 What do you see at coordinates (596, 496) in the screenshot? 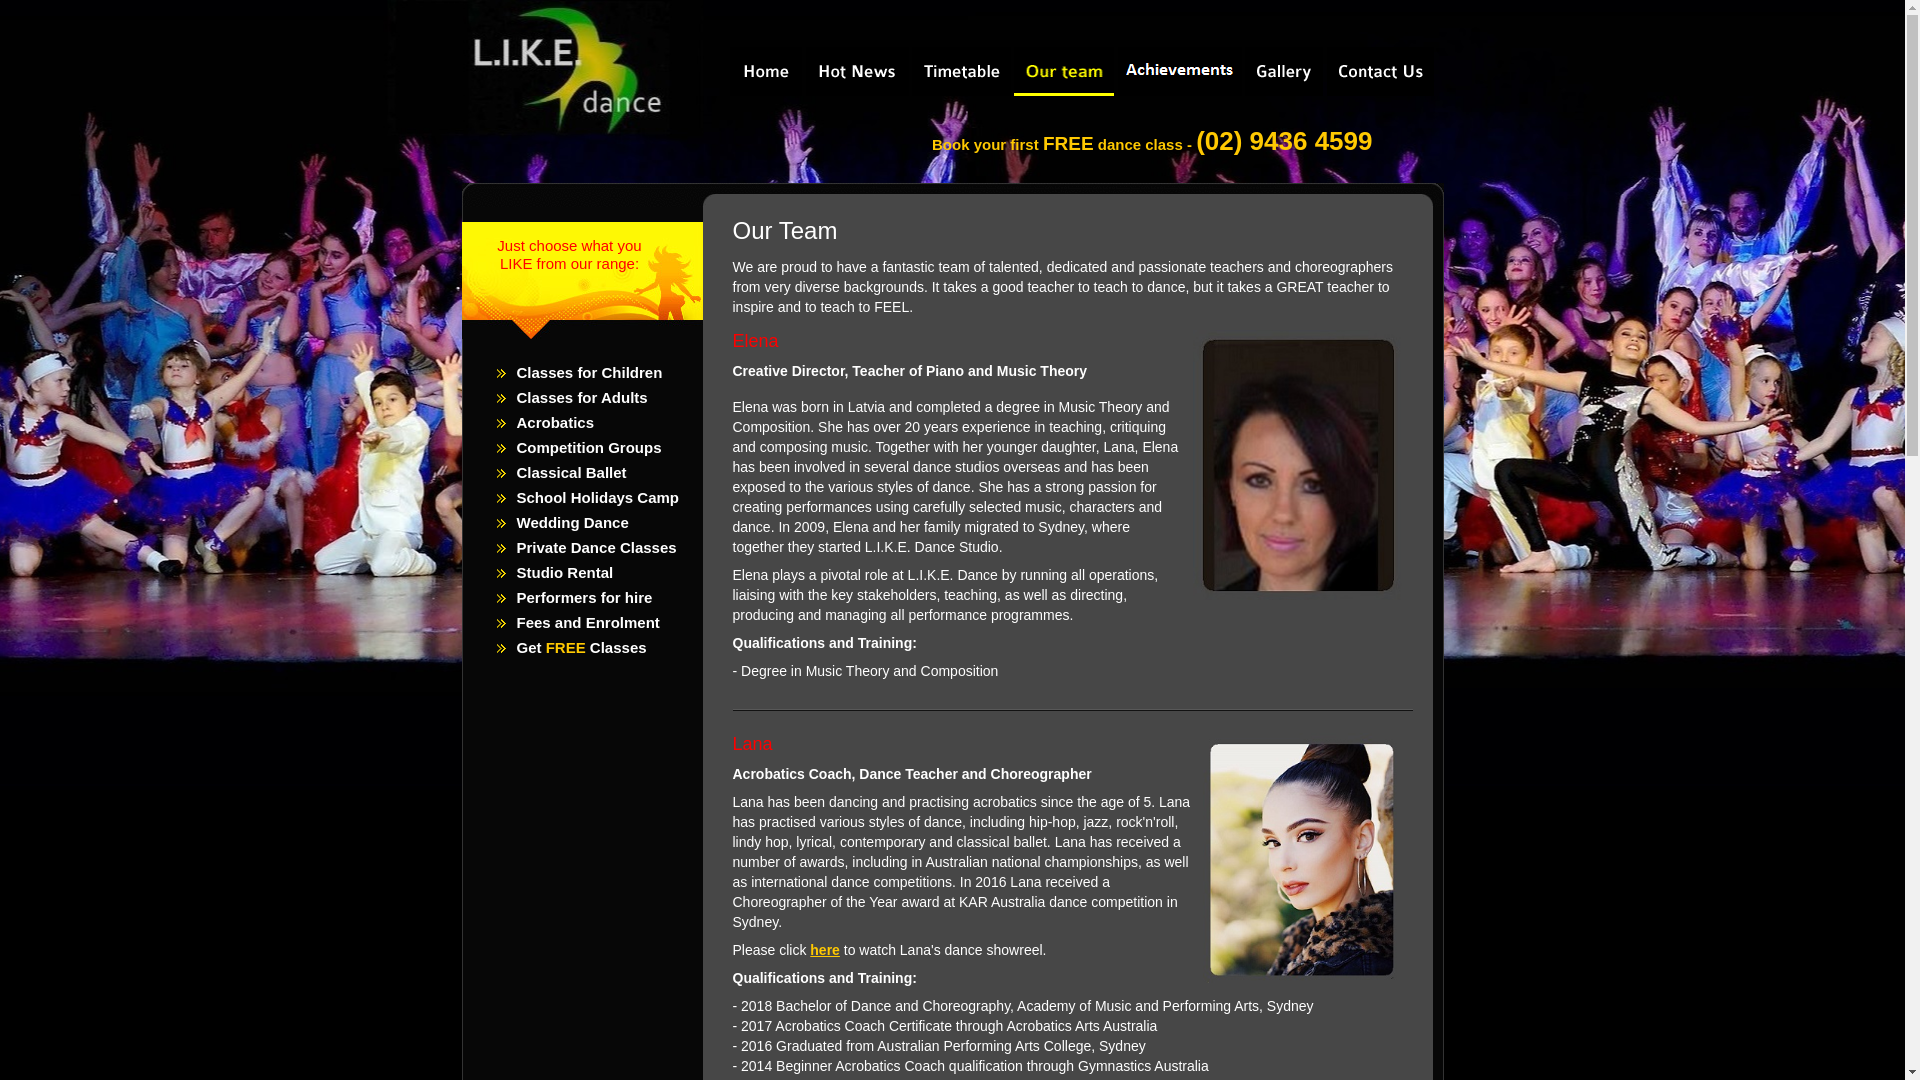
I see `'School Holidays Camp'` at bounding box center [596, 496].